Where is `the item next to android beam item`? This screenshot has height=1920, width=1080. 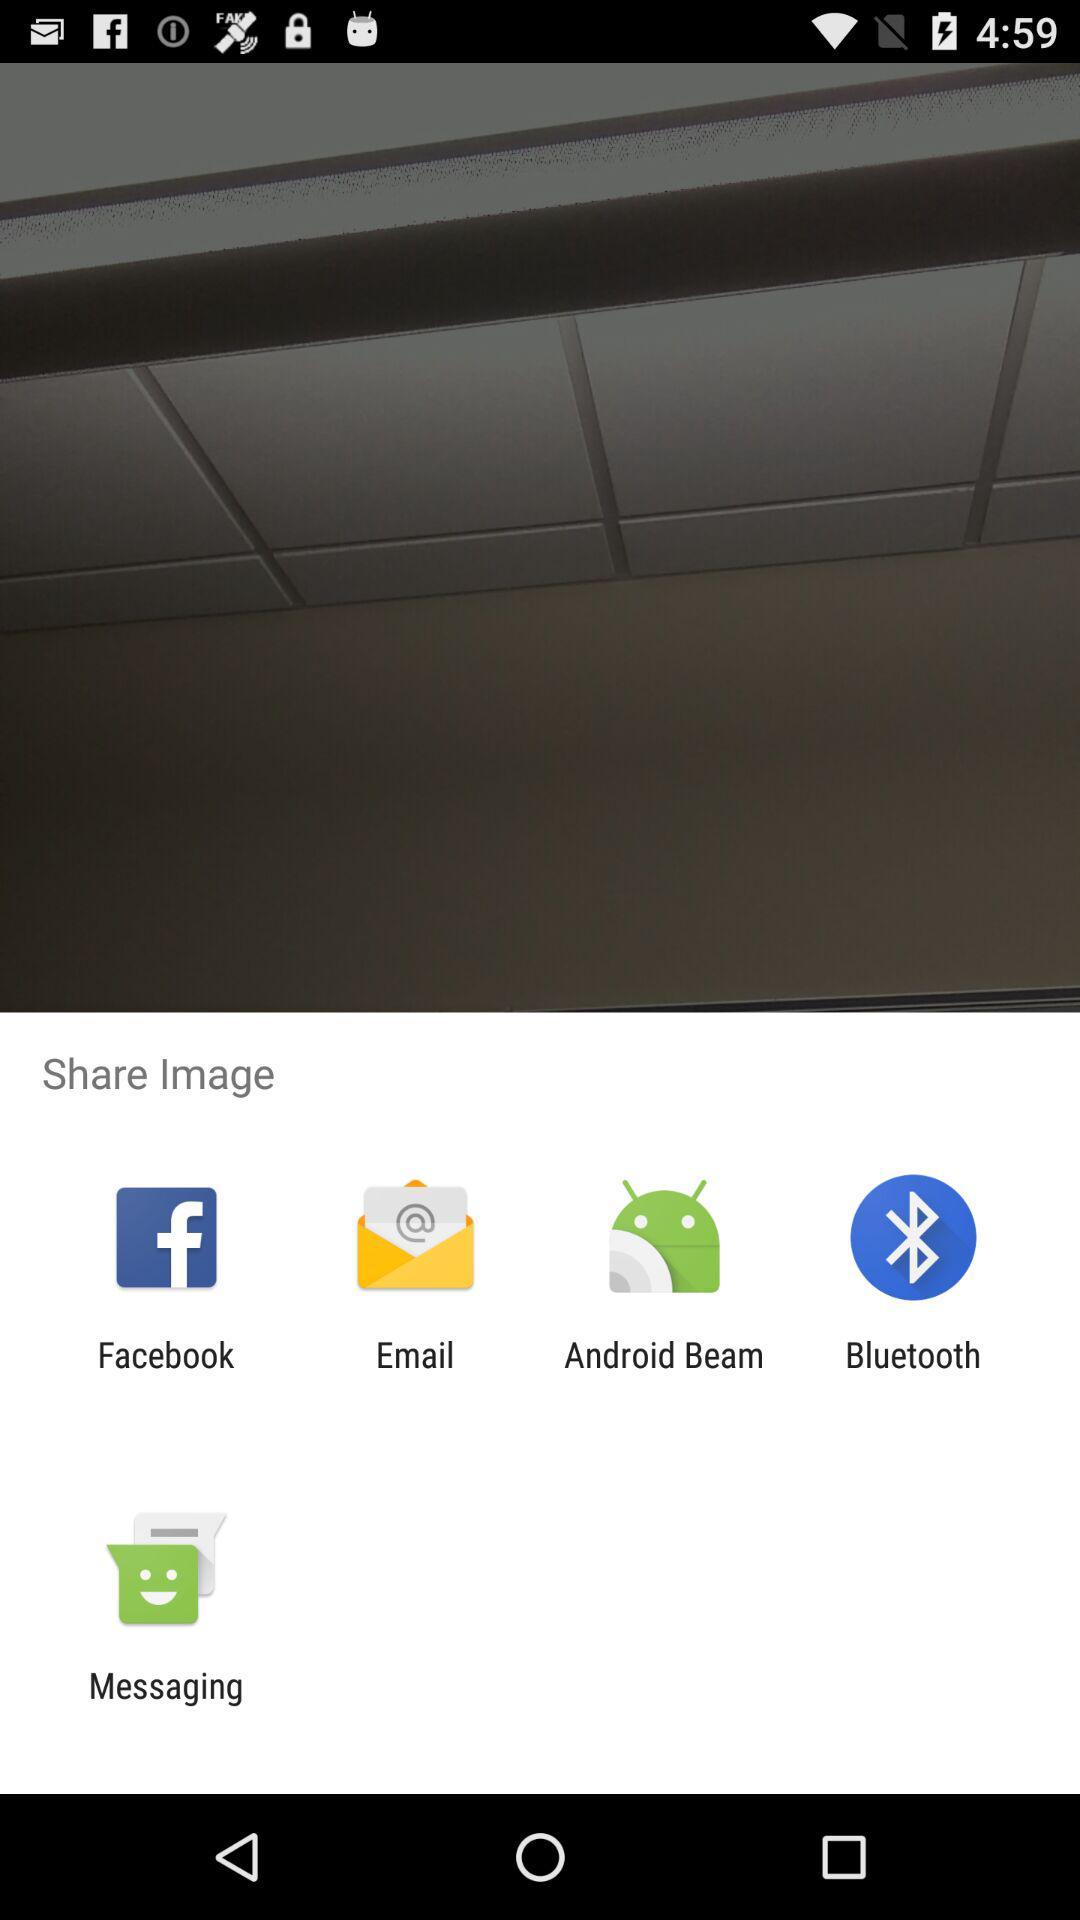
the item next to android beam item is located at coordinates (913, 1374).